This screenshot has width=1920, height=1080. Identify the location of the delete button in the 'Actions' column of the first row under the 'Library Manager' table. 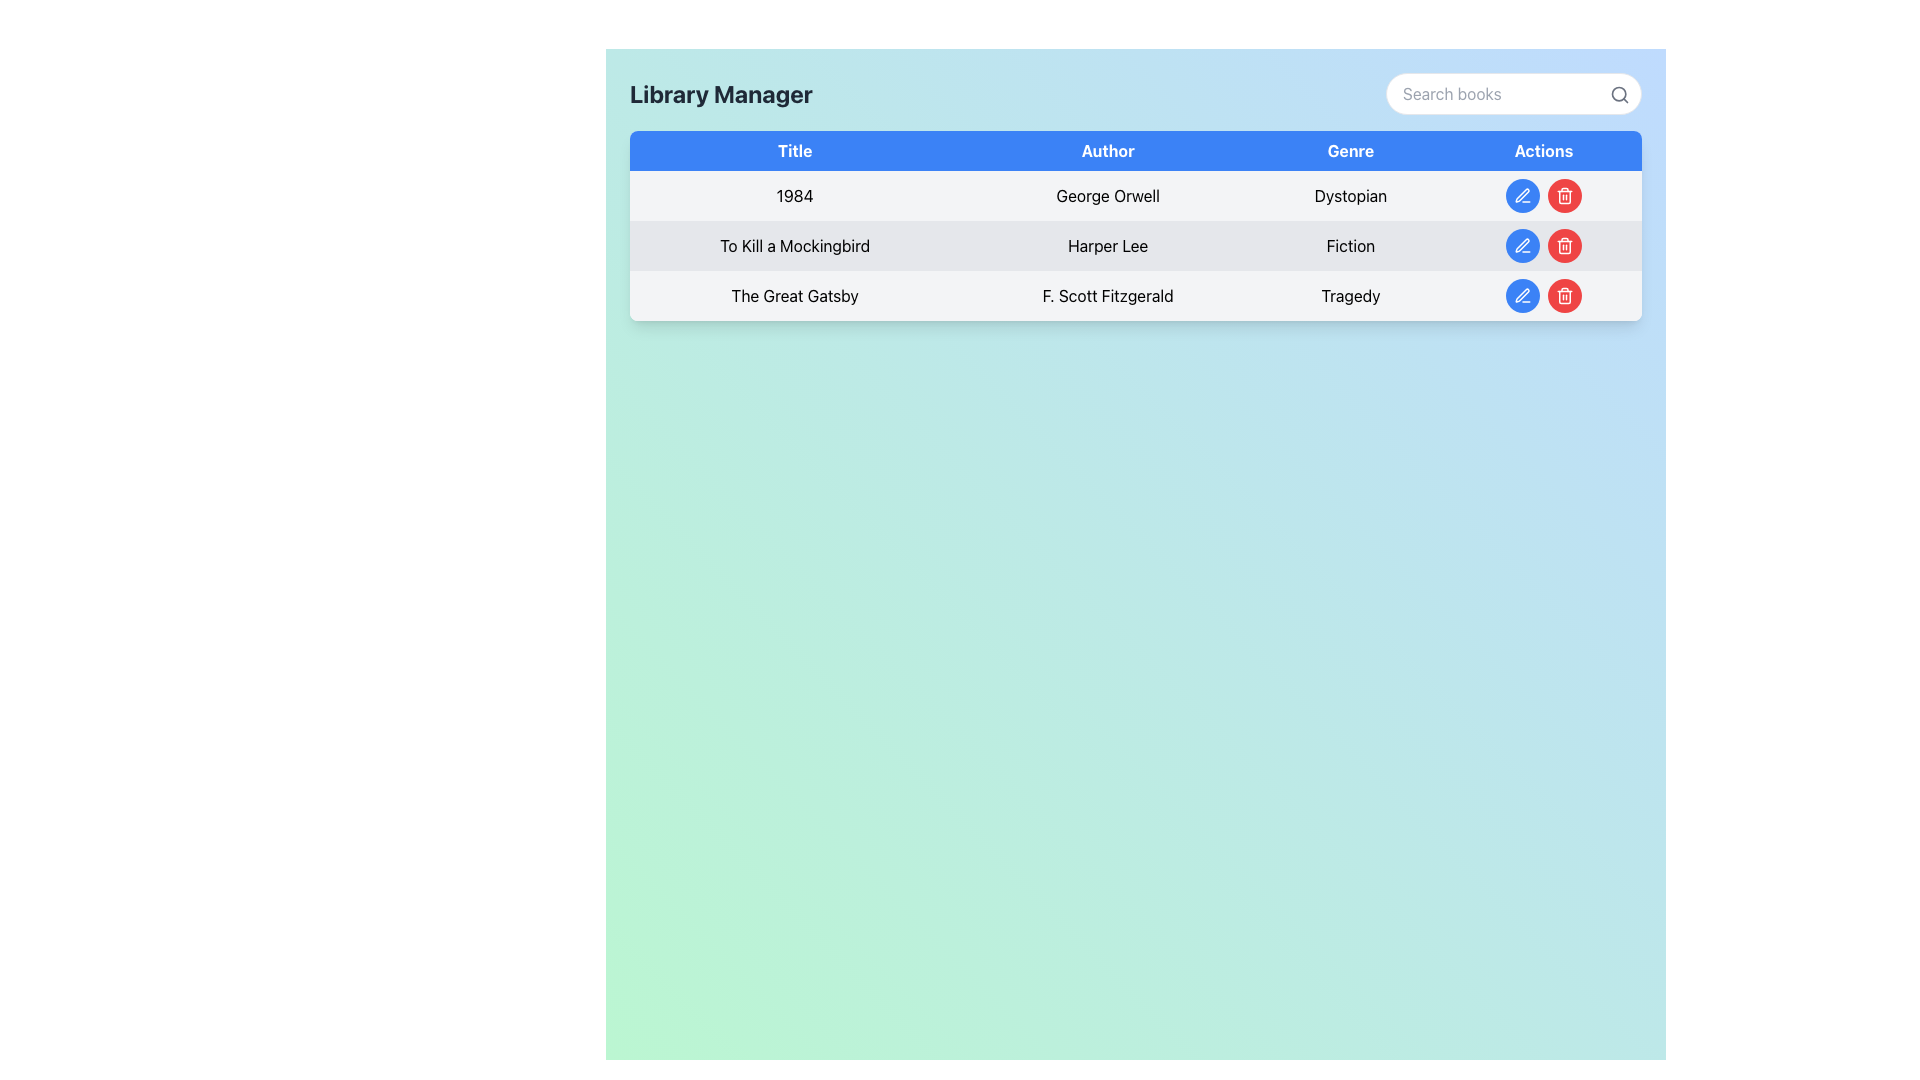
(1563, 196).